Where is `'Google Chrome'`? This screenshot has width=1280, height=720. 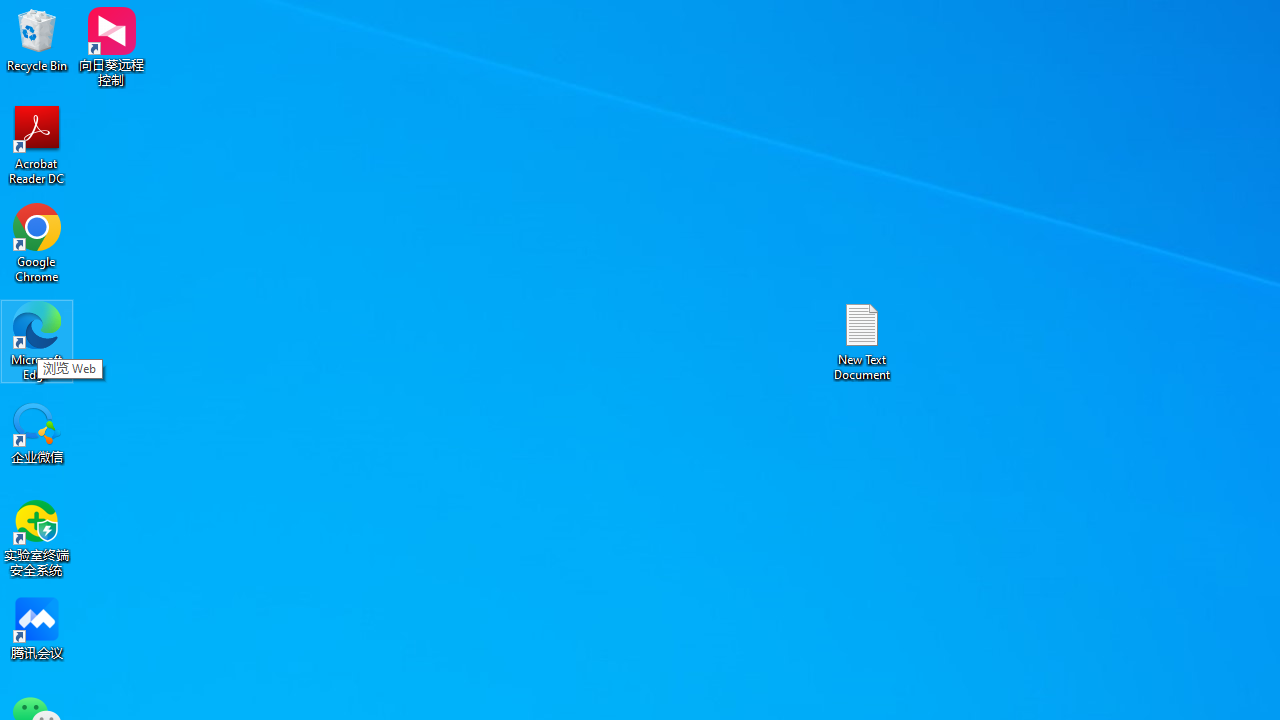 'Google Chrome' is located at coordinates (37, 242).